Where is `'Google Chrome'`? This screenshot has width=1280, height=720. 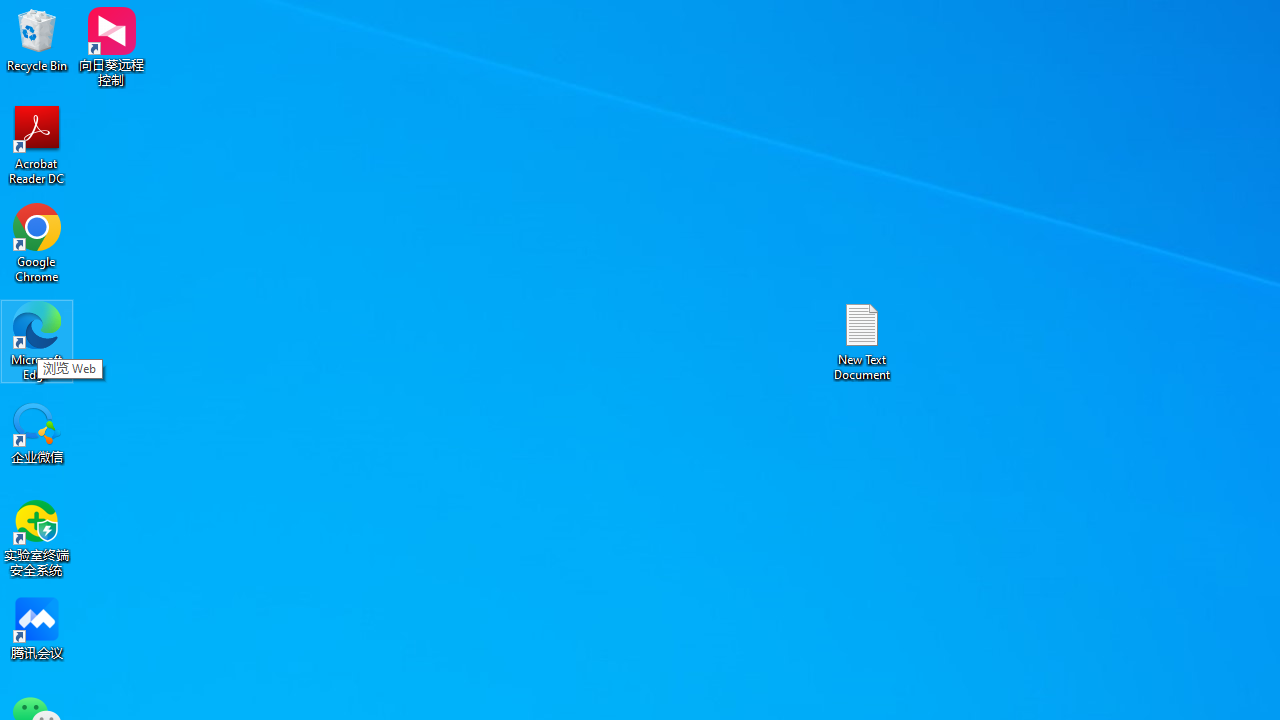 'Google Chrome' is located at coordinates (37, 242).